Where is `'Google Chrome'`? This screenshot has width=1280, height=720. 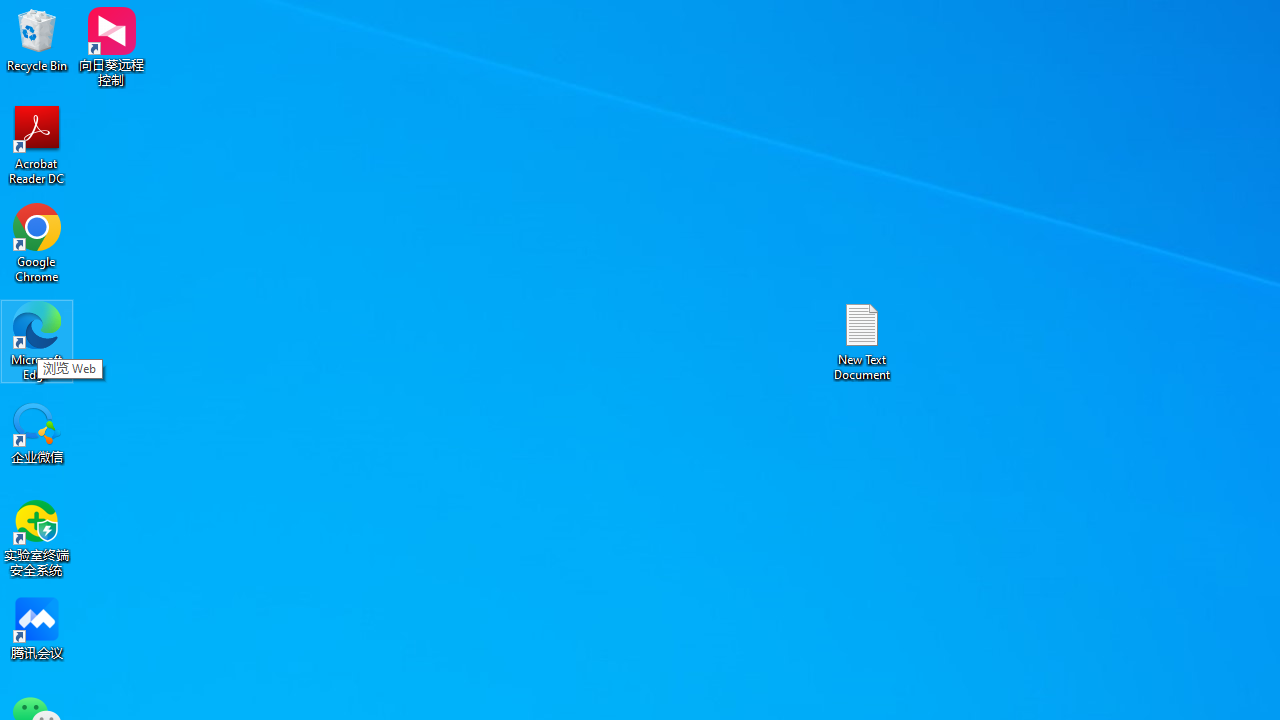 'Google Chrome' is located at coordinates (37, 242).